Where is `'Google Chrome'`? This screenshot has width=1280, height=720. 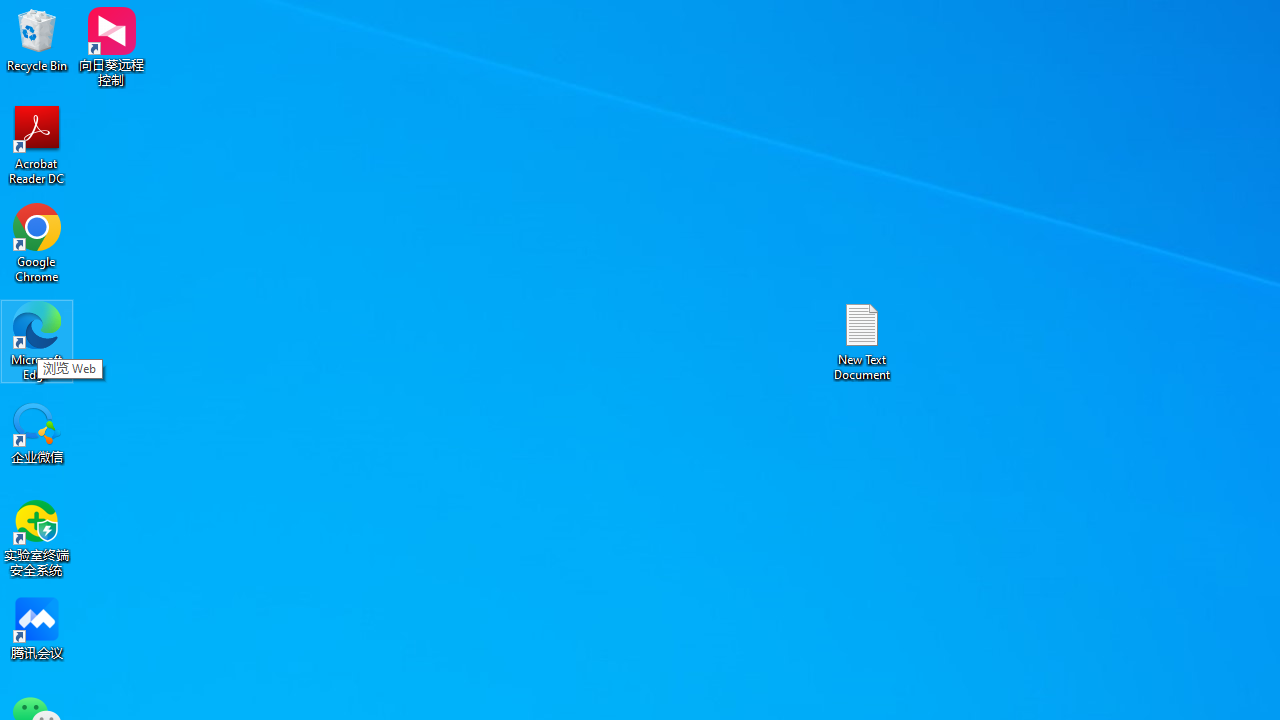 'Google Chrome' is located at coordinates (37, 242).